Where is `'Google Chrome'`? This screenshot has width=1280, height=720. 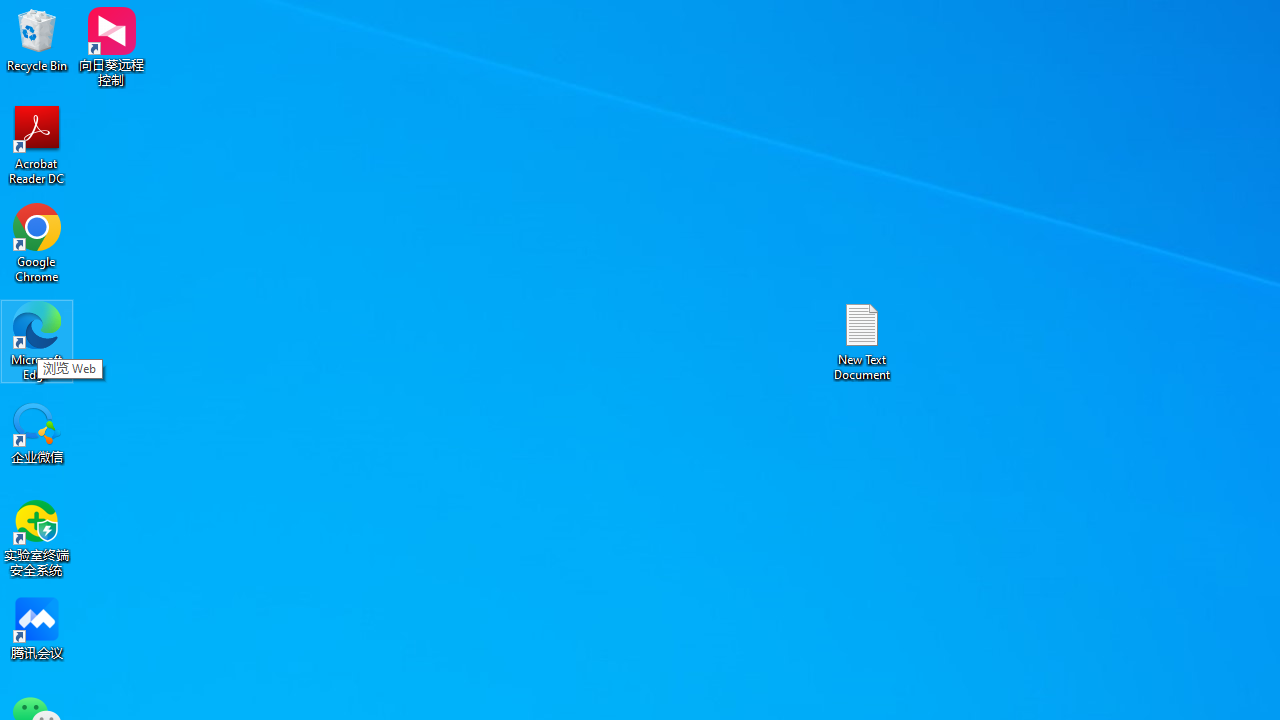 'Google Chrome' is located at coordinates (37, 242).